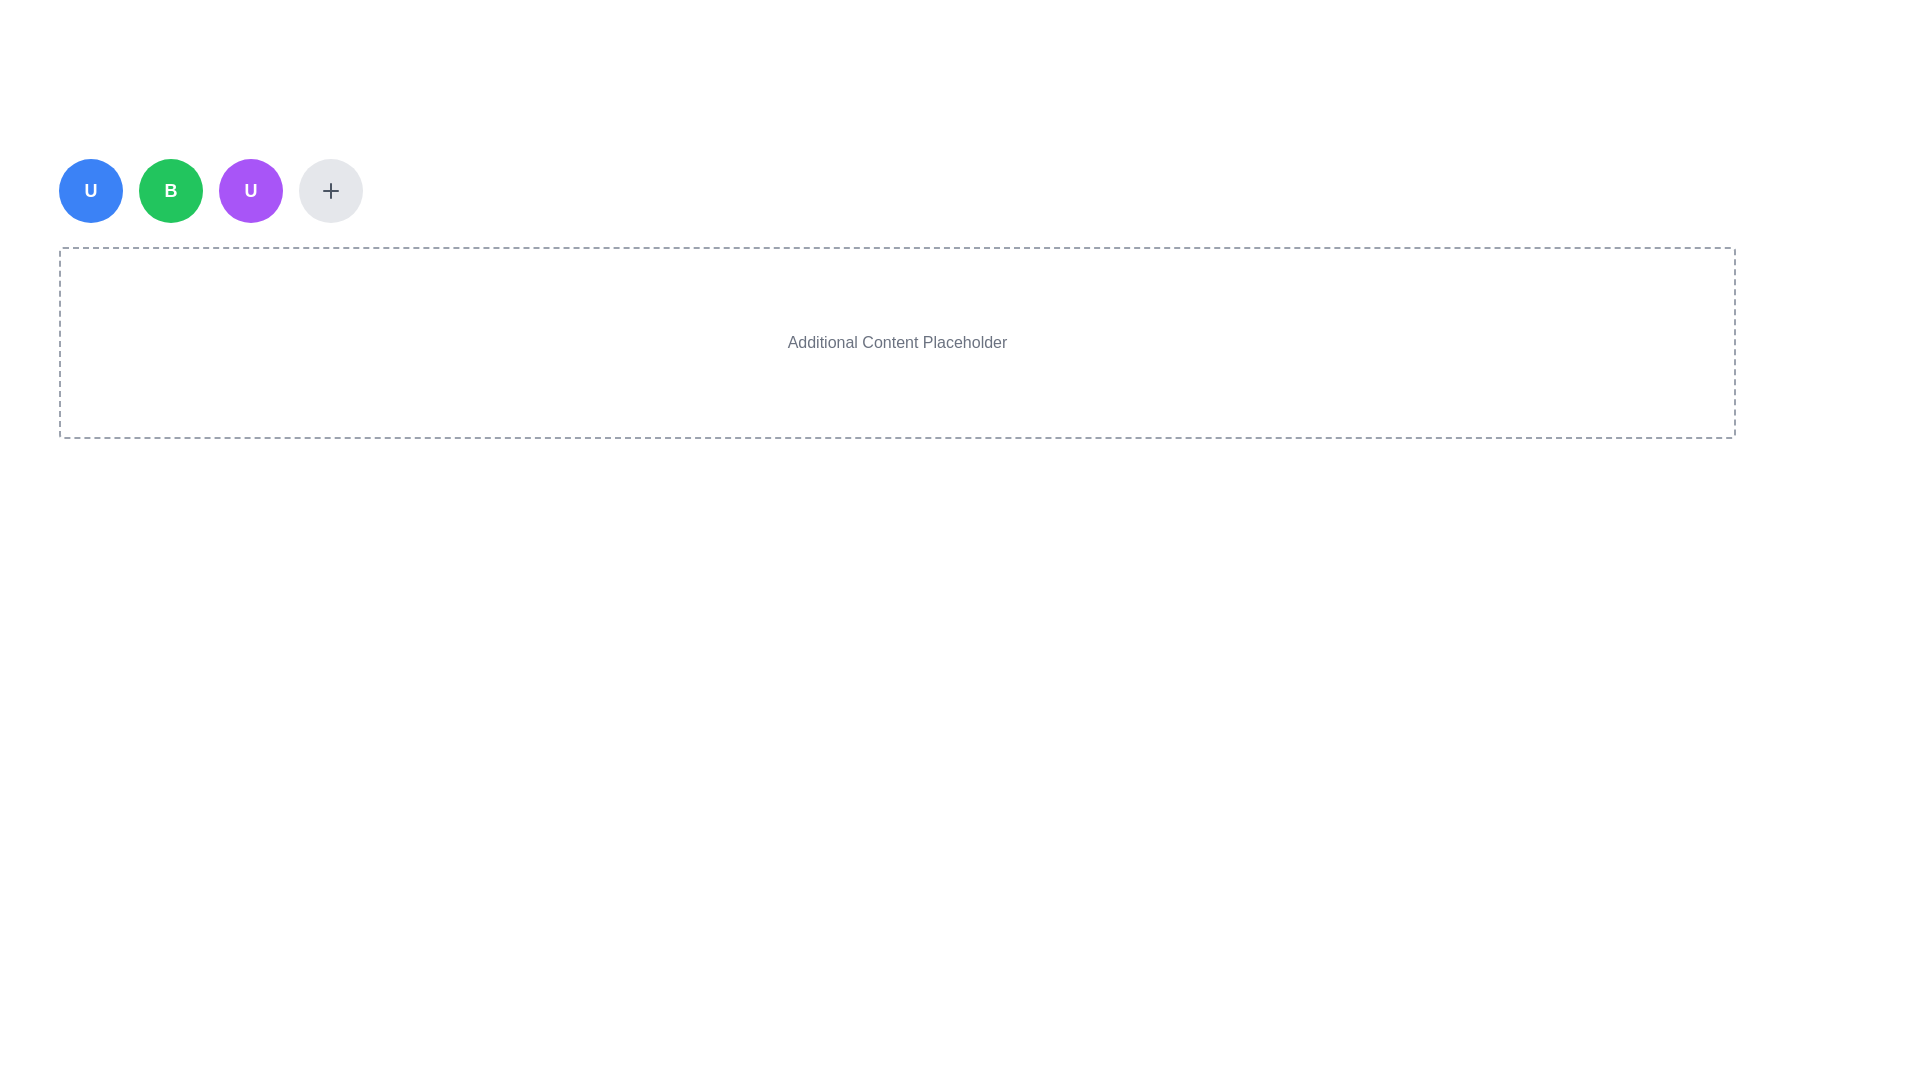  Describe the element at coordinates (249, 191) in the screenshot. I see `the purple button associated with 'Uchiha Chan'` at that location.